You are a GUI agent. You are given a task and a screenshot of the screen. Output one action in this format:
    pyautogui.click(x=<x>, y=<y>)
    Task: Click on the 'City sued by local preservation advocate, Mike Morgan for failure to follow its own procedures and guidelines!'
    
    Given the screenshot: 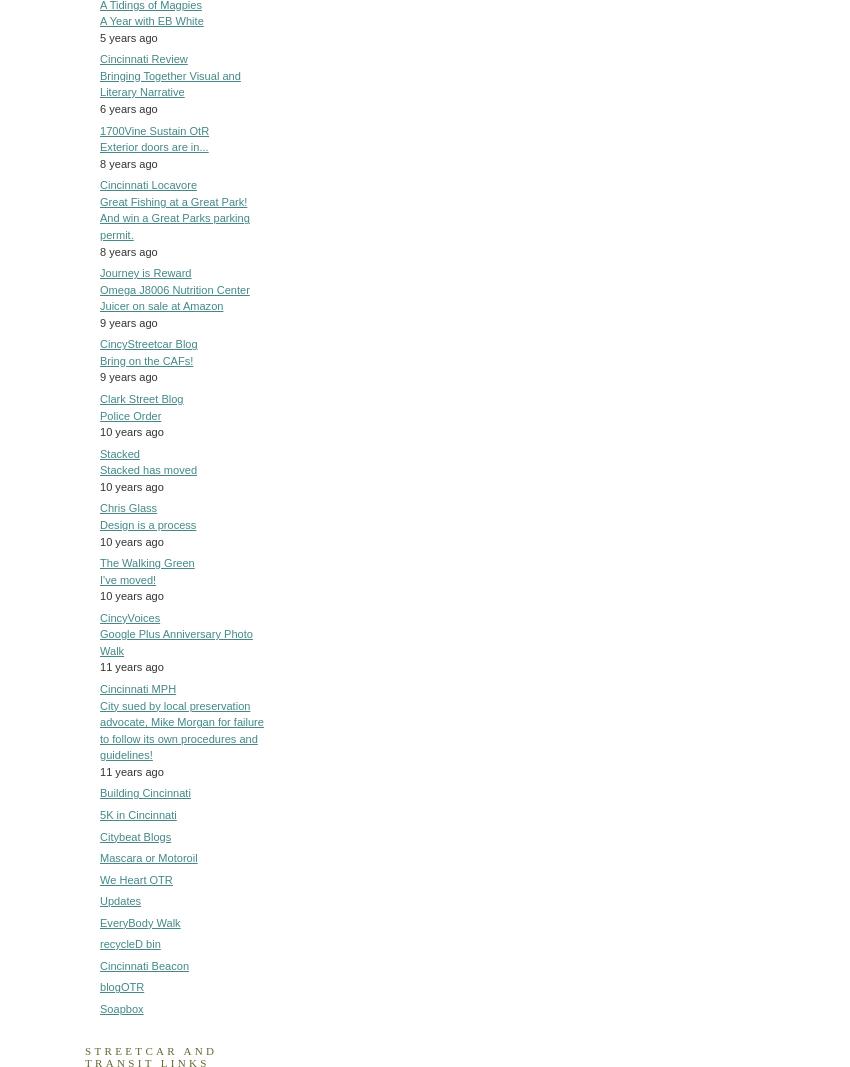 What is the action you would take?
    pyautogui.click(x=98, y=729)
    